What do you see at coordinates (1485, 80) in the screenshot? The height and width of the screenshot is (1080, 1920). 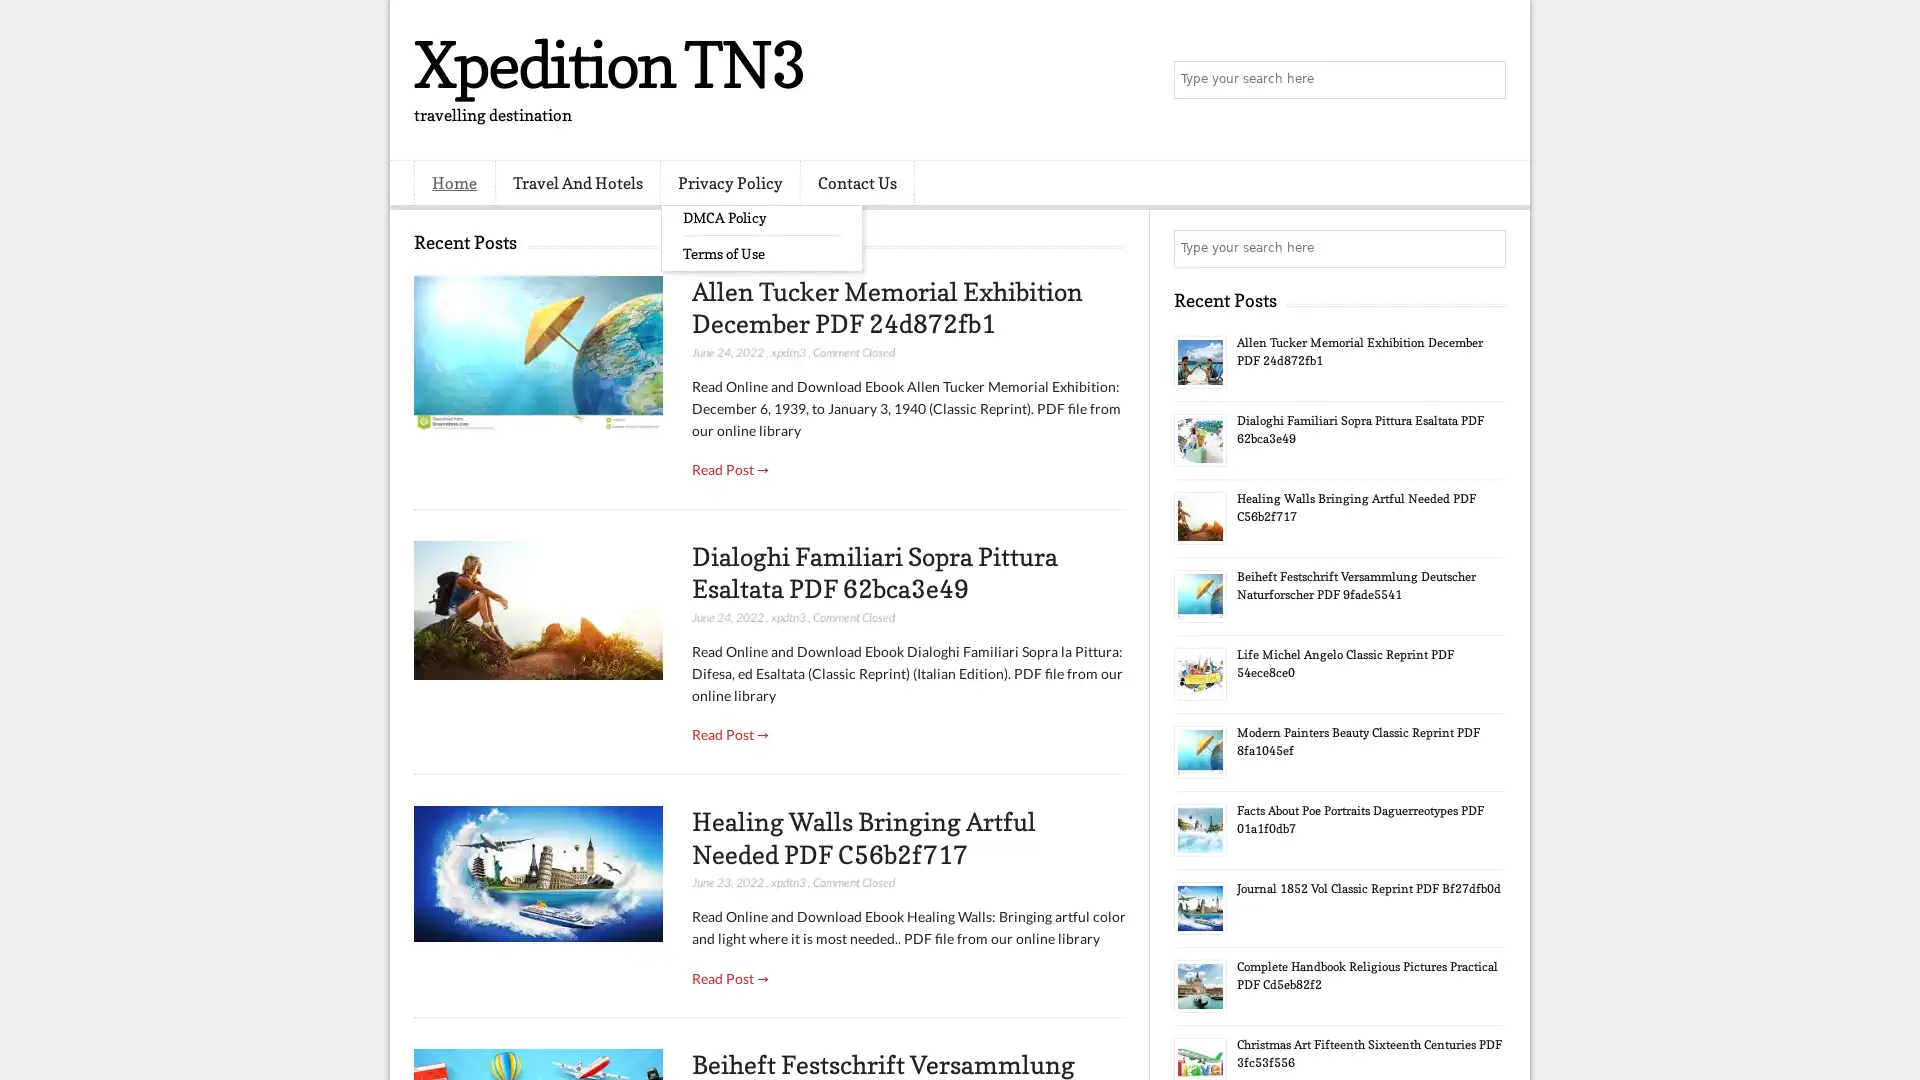 I see `Search` at bounding box center [1485, 80].